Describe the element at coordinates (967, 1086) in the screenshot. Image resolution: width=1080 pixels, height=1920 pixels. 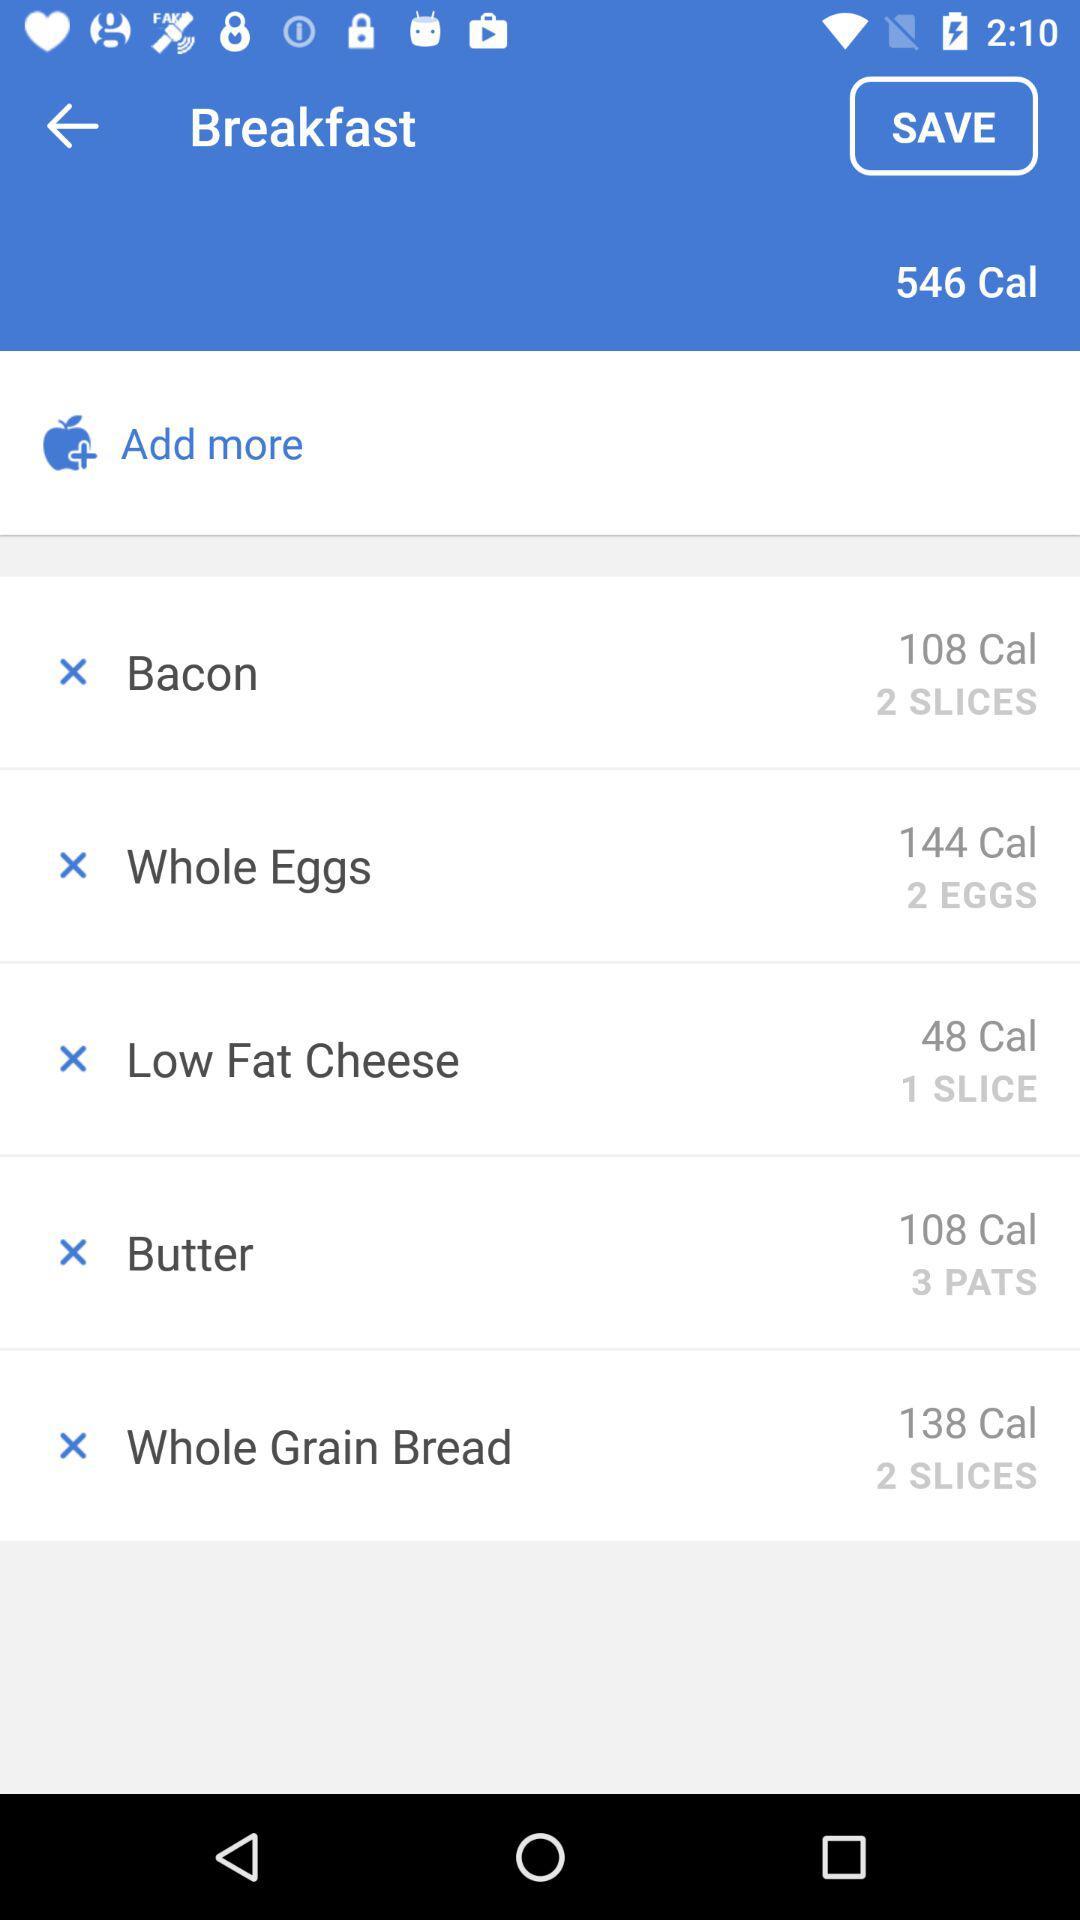
I see `the 1 slice item` at that location.